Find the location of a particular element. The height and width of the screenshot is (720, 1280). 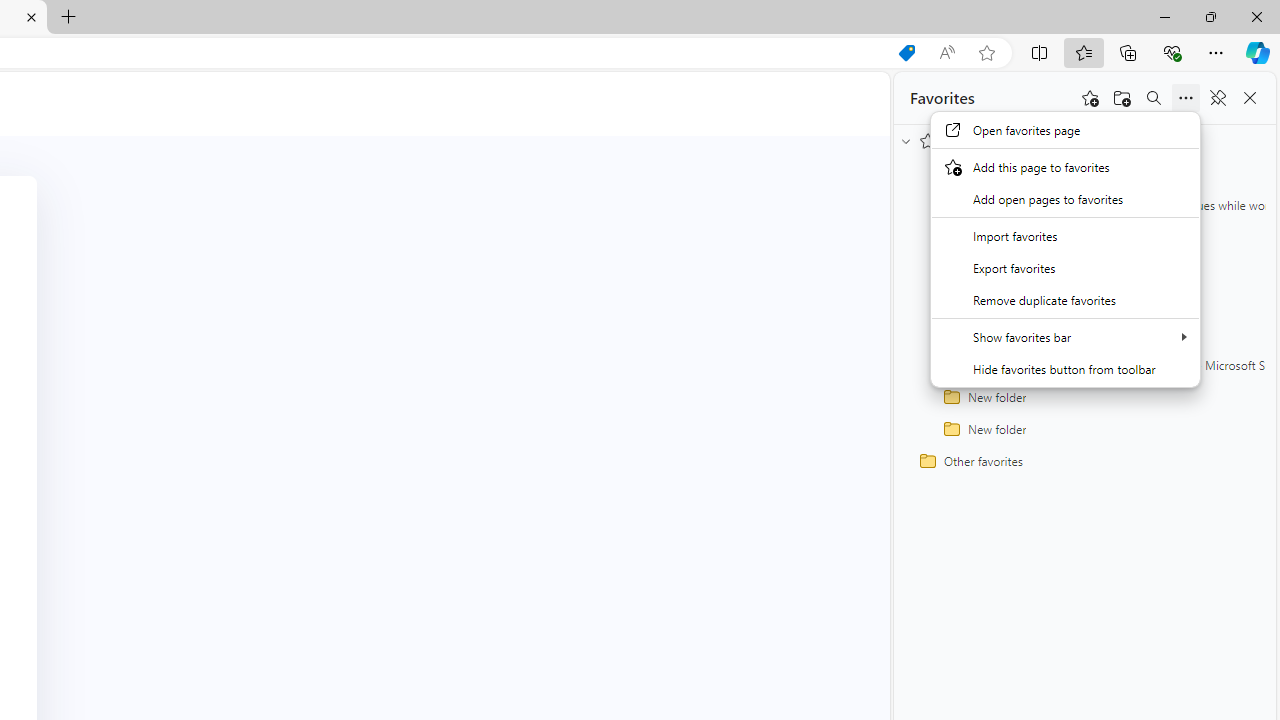

'Open favorites page' is located at coordinates (1064, 129).